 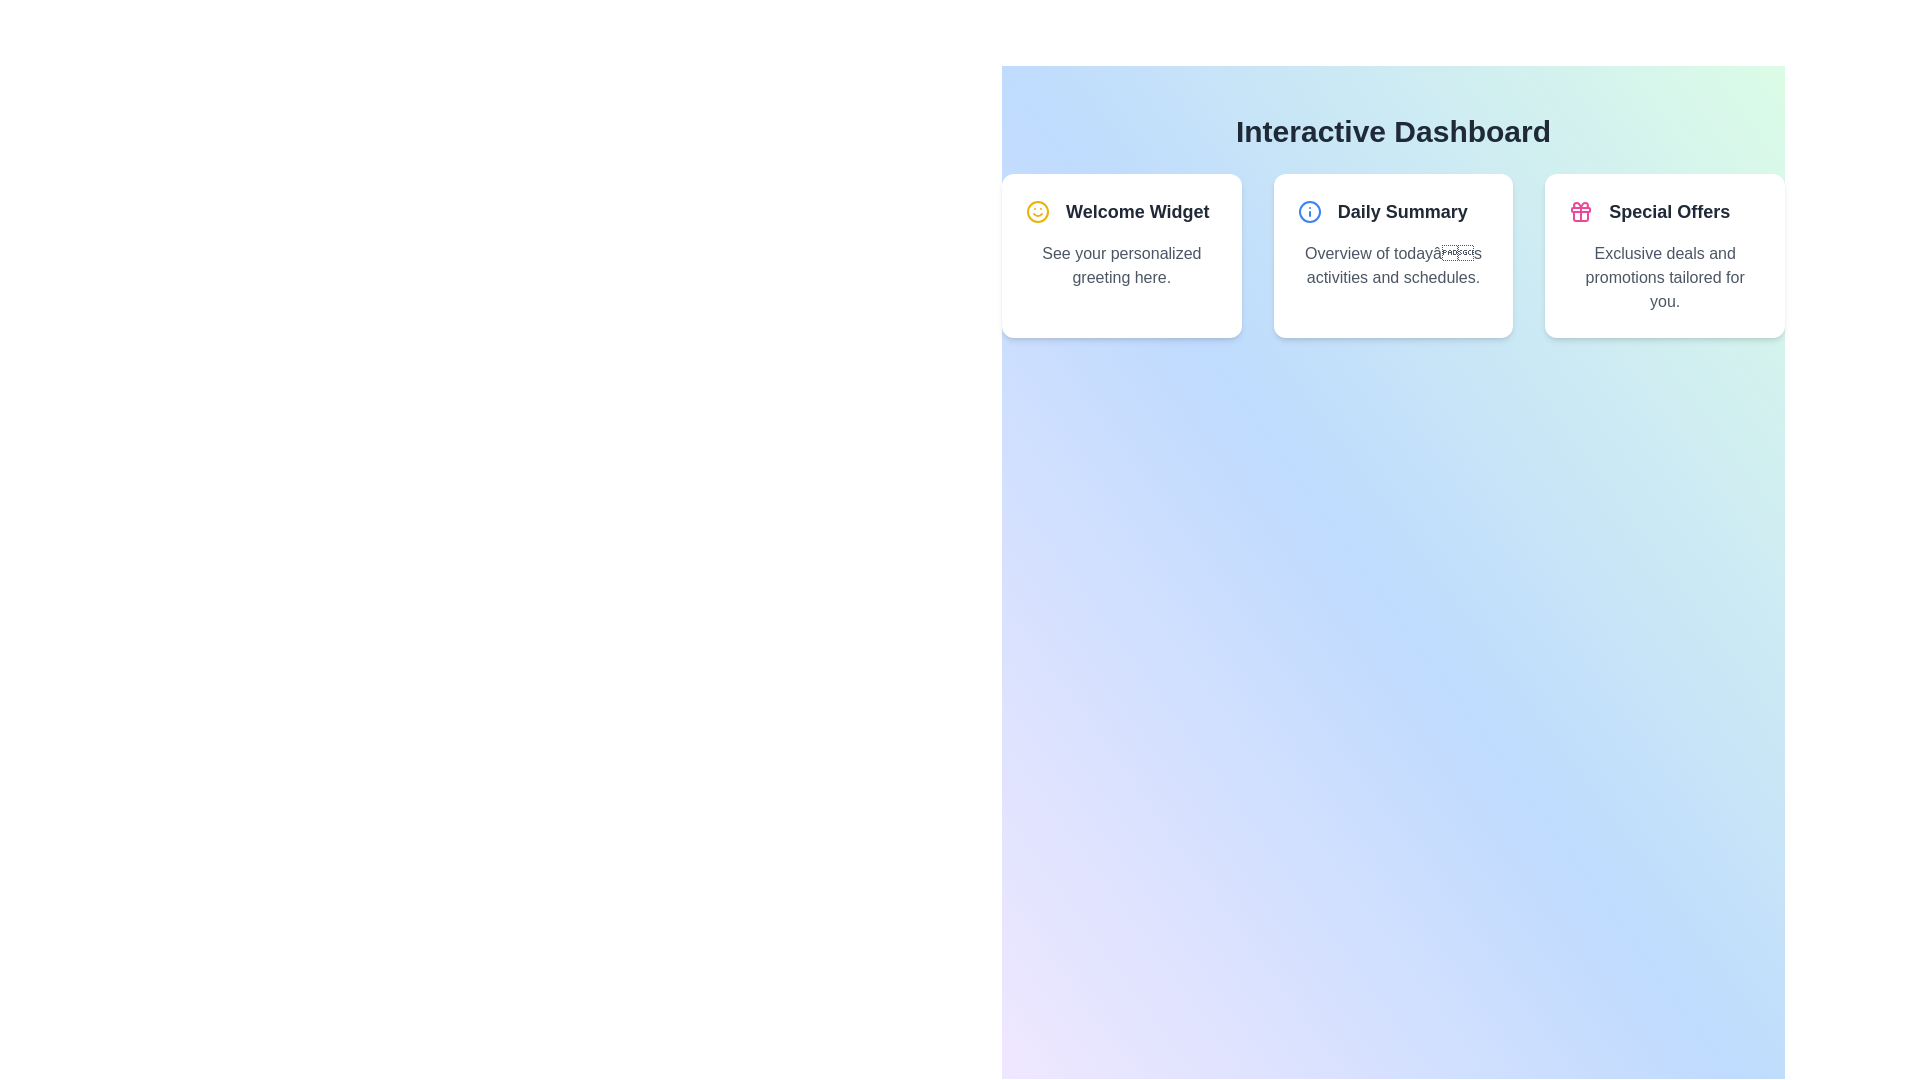 I want to click on the main circular outline of the smiley face icon in the 'Welcome Widget' card, which is the first visual component in the header row of content cards on the dashboard, so click(x=1037, y=212).